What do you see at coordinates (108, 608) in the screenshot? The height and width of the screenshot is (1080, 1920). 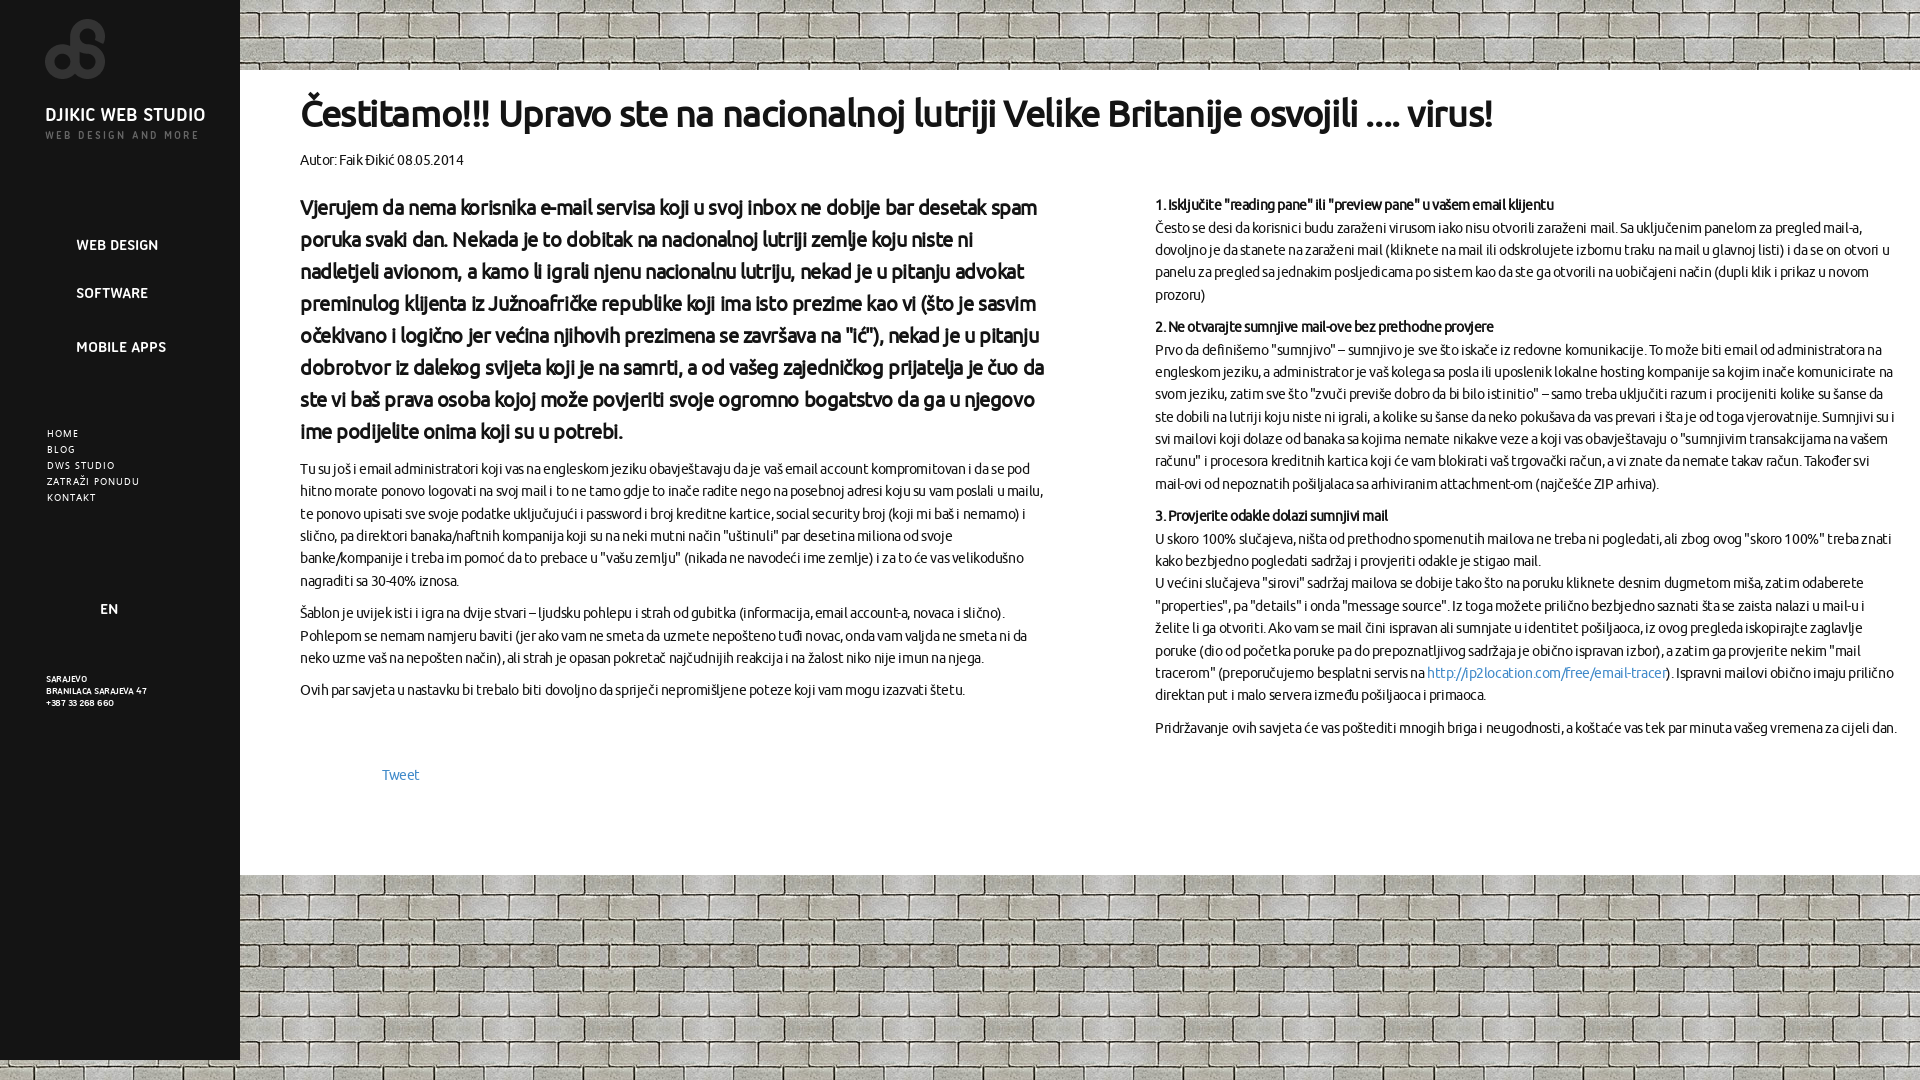 I see `'EN'` at bounding box center [108, 608].